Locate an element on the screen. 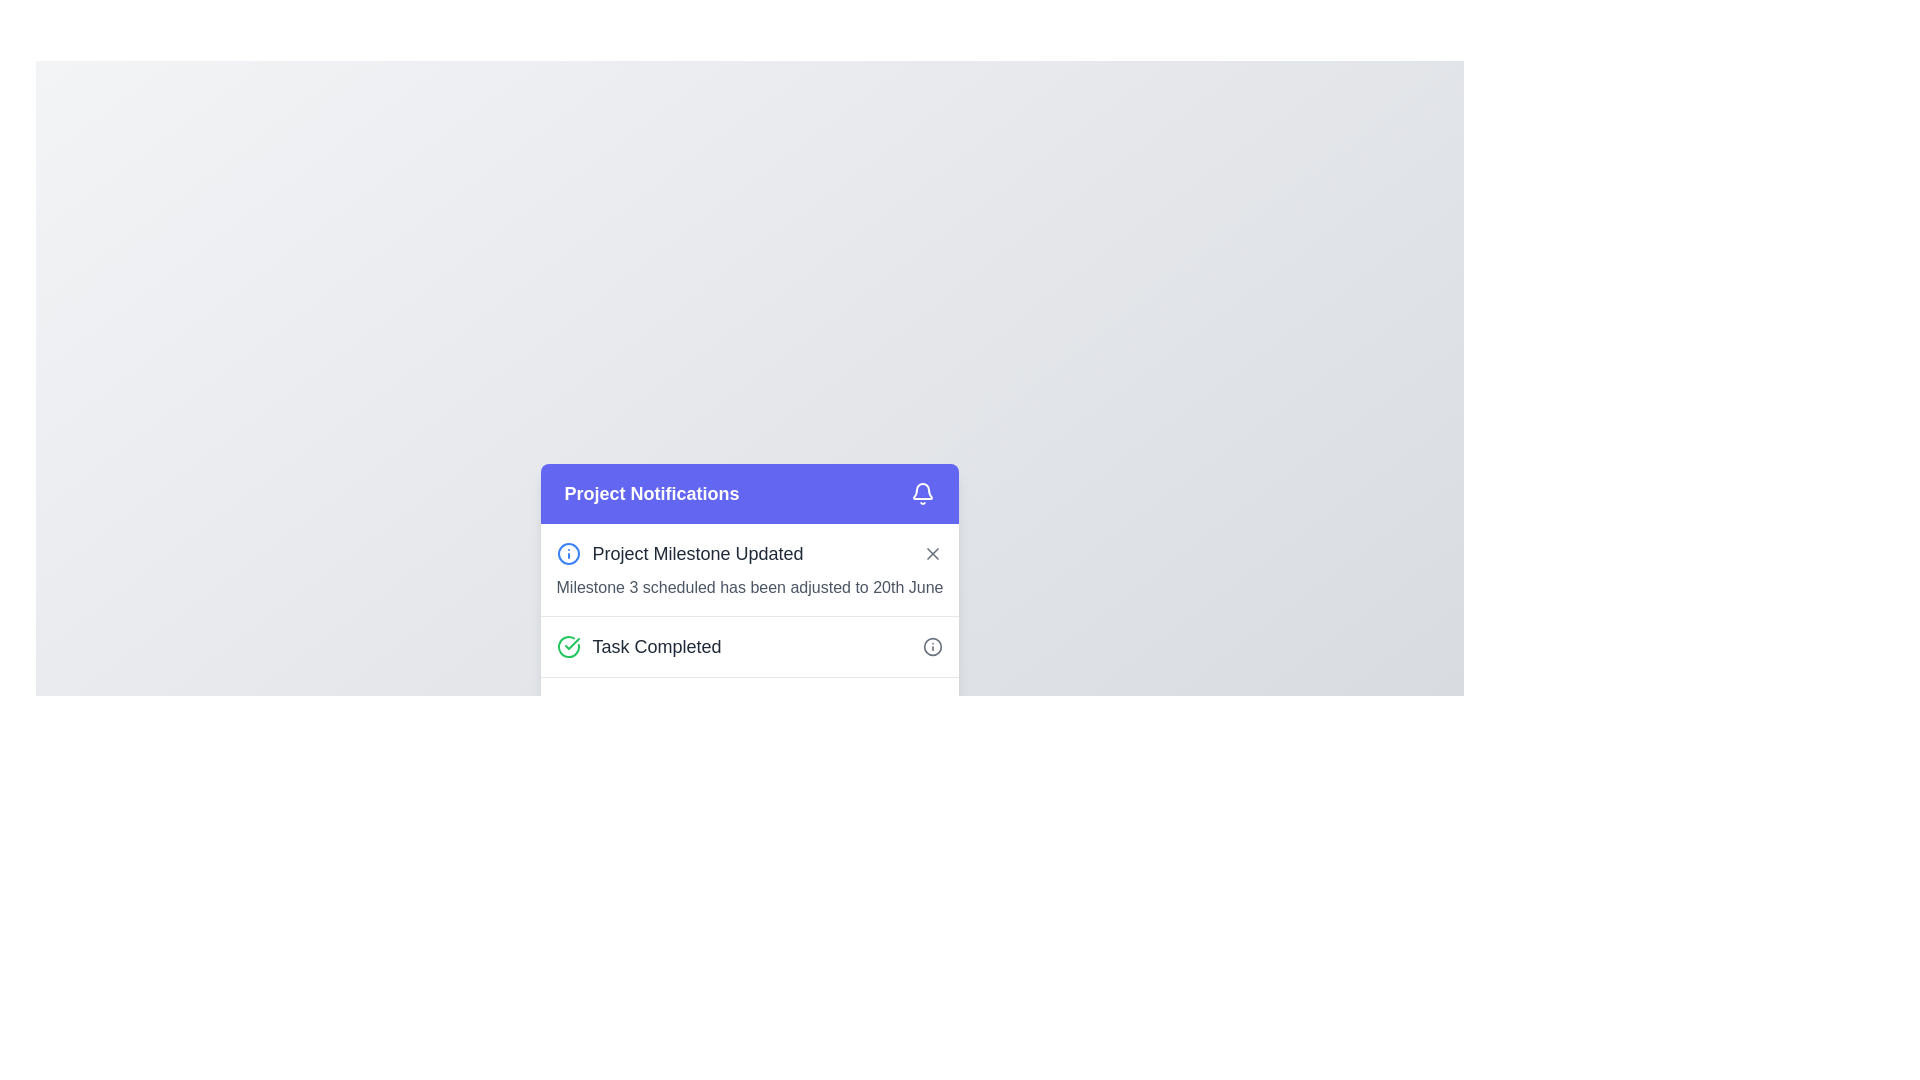  the decorative SVG circle element within the information icon of the 'Project Milestone Updated' notification is located at coordinates (932, 647).